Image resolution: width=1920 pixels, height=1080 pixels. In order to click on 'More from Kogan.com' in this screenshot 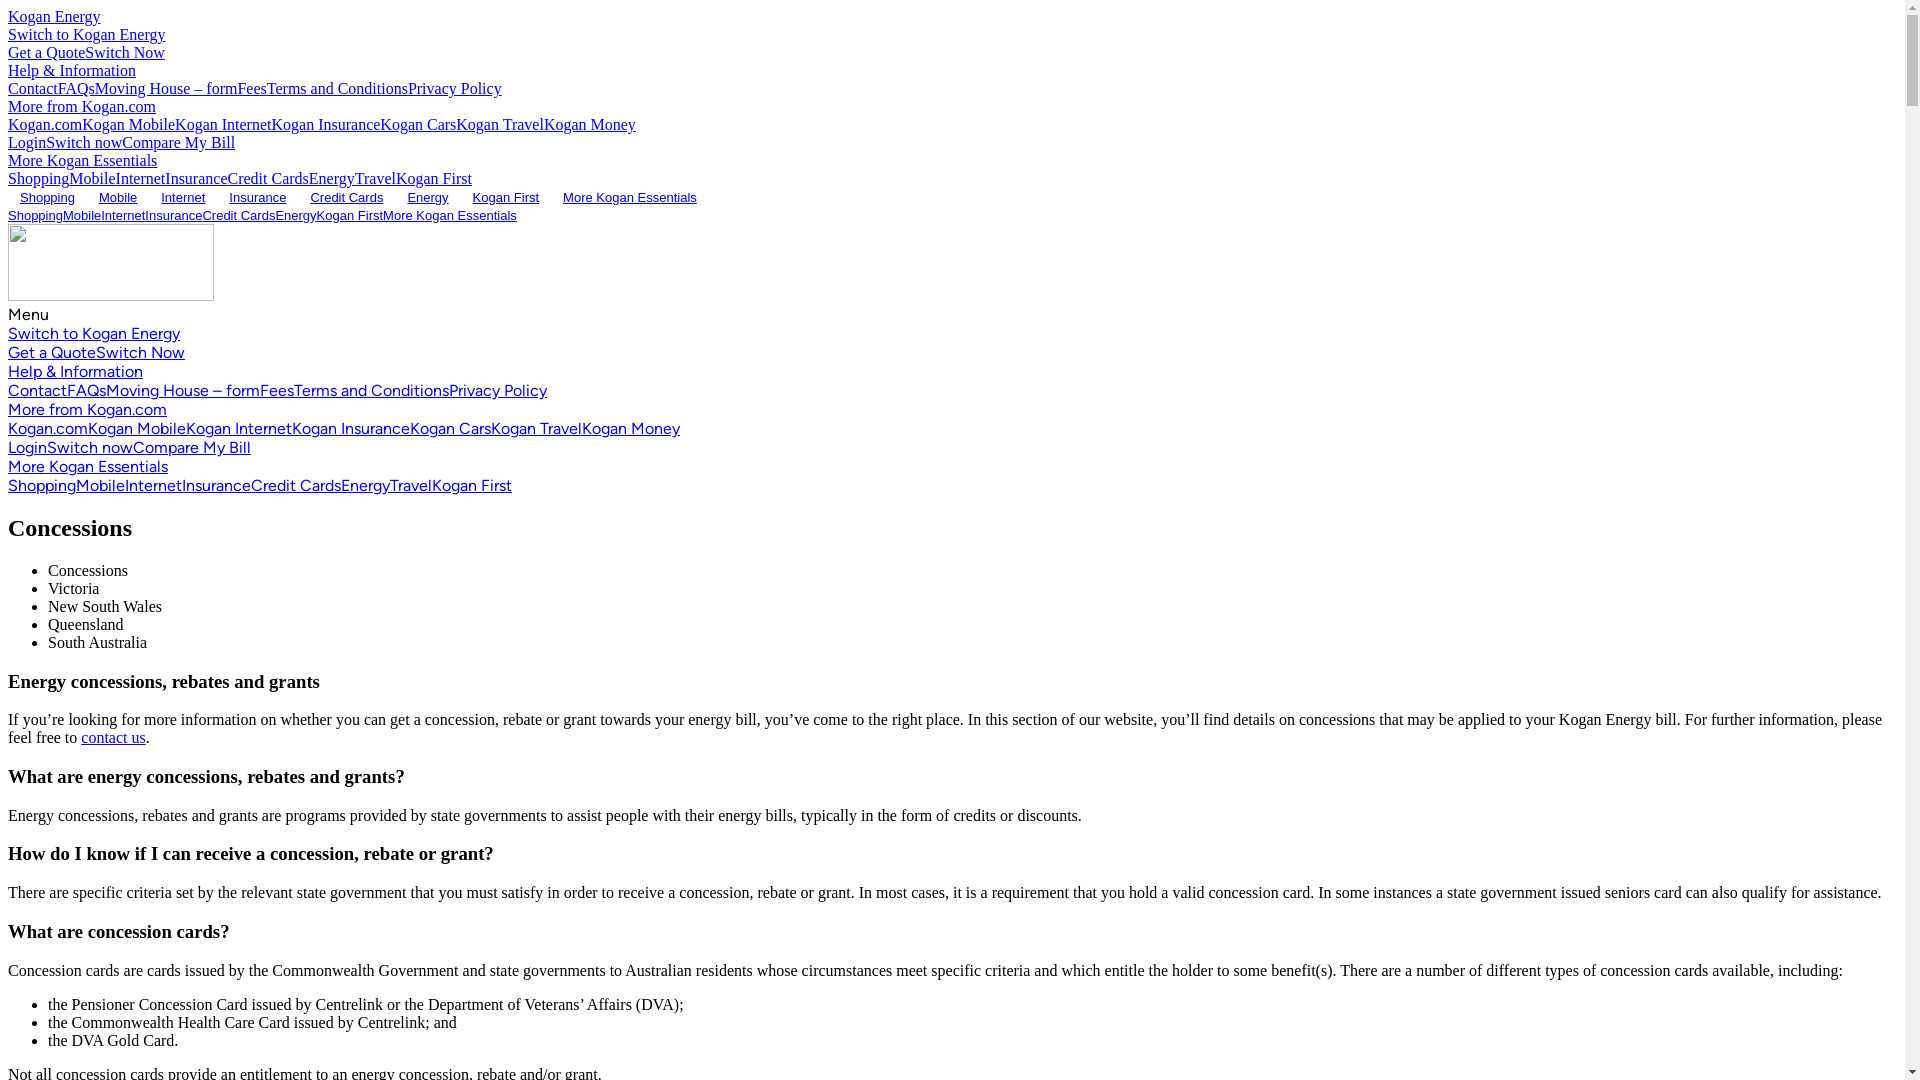, I will do `click(80, 106)`.